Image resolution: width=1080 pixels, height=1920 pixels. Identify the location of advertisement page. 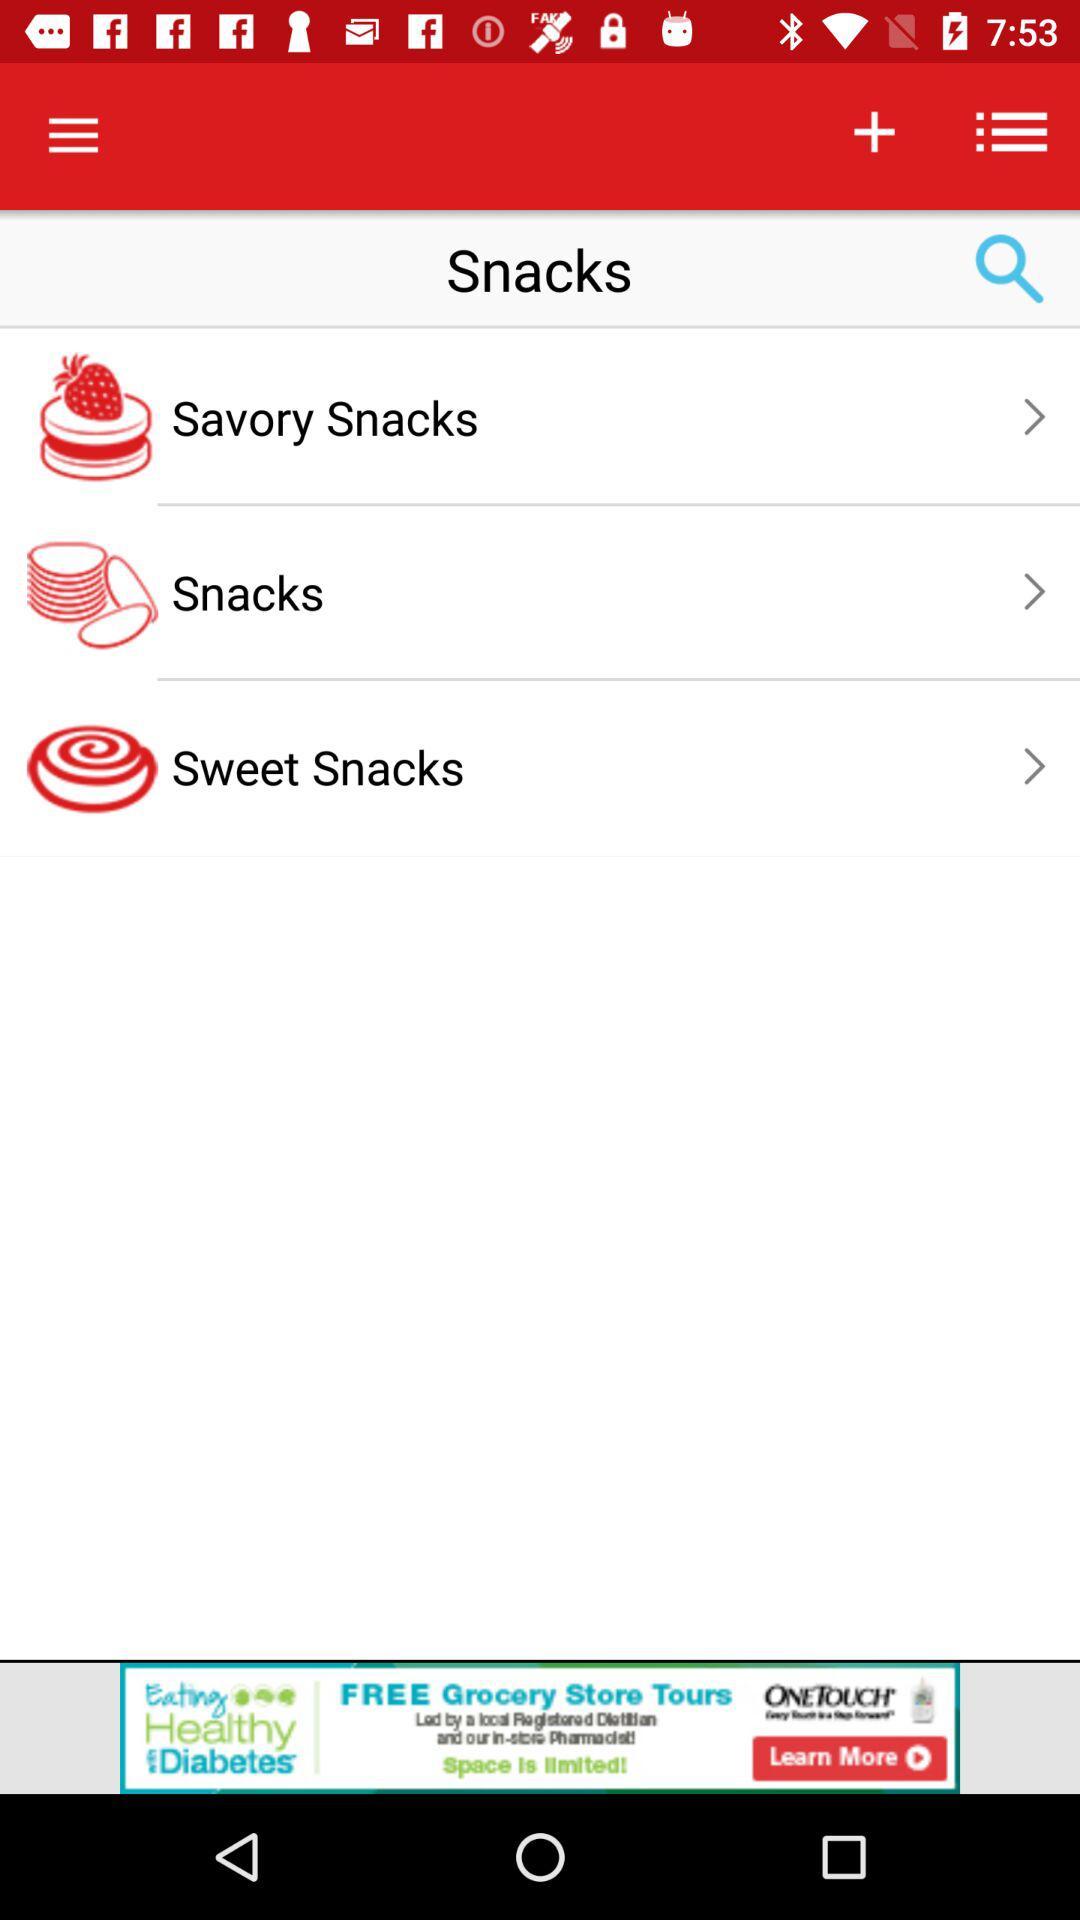
(540, 1727).